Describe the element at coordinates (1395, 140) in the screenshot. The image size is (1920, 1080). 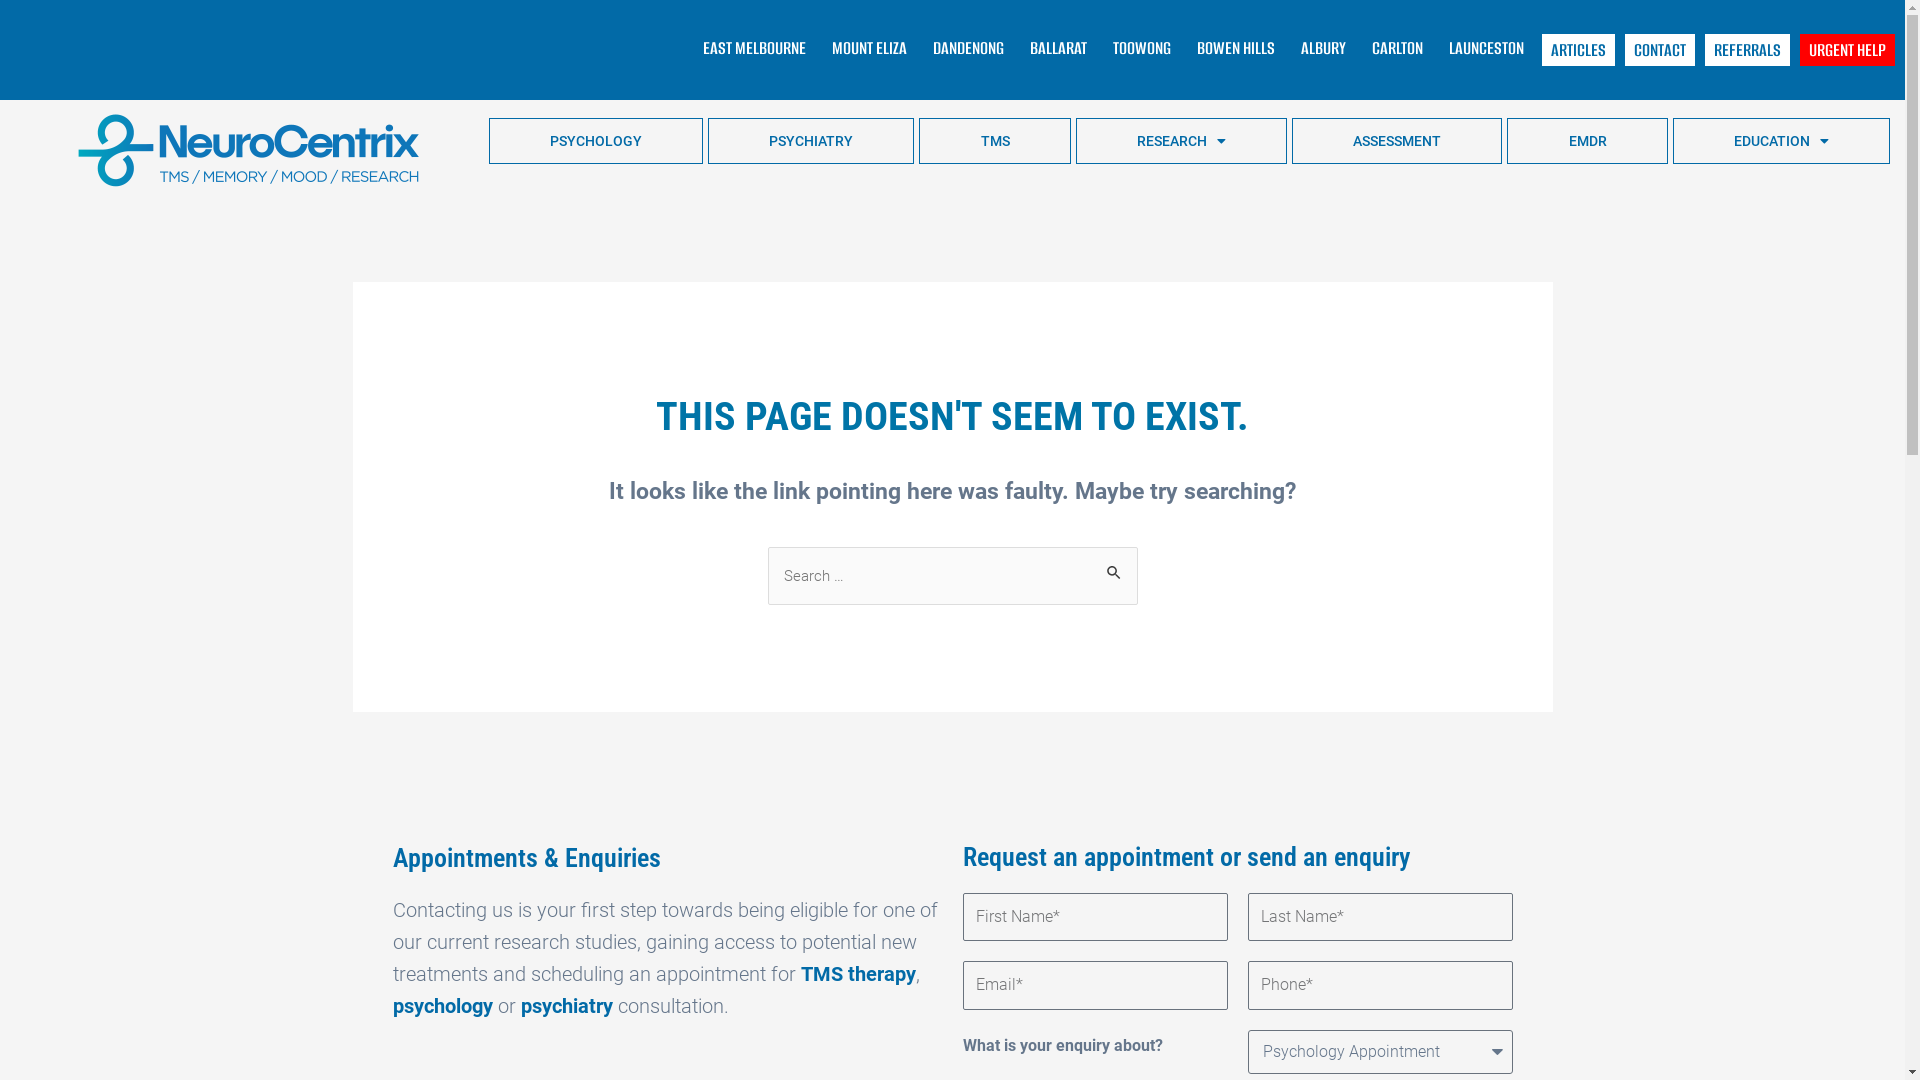
I see `'ASSESSMENT'` at that location.